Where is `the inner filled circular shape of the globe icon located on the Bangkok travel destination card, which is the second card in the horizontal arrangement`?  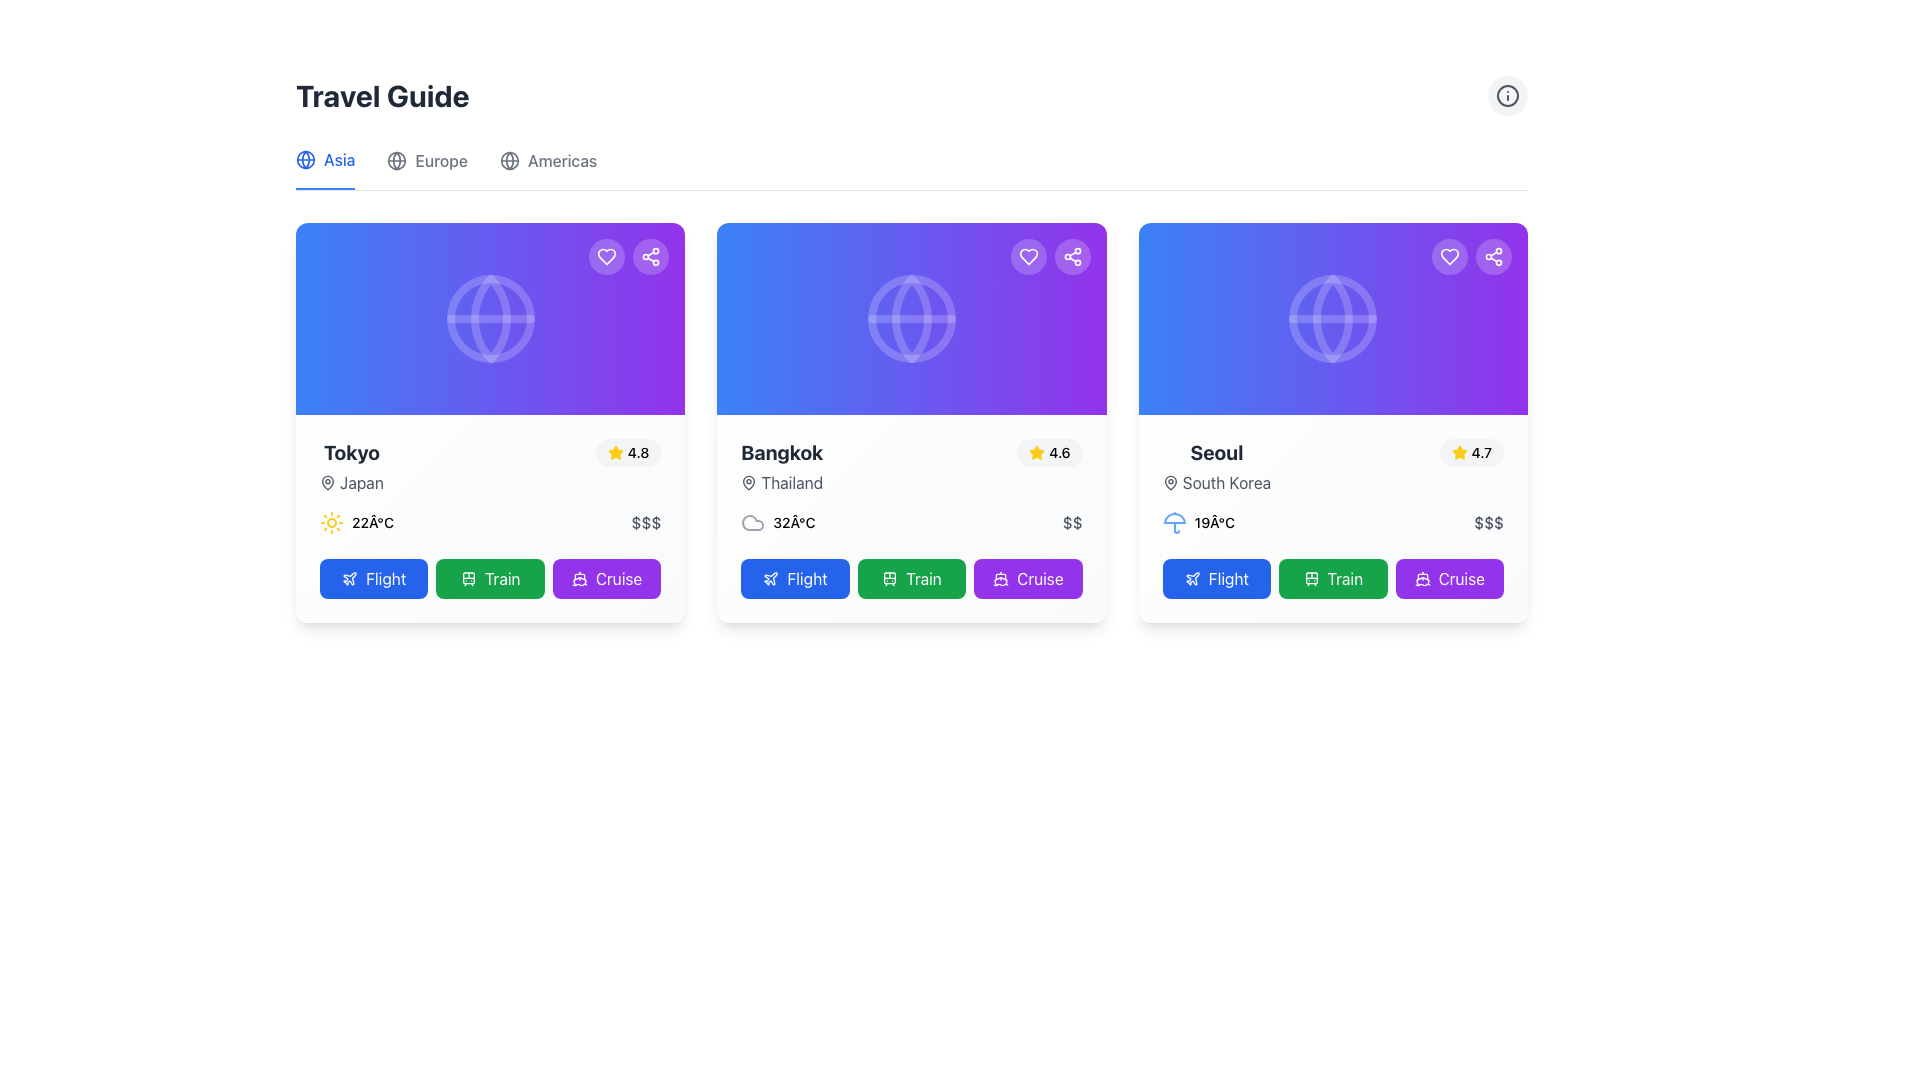 the inner filled circular shape of the globe icon located on the Bangkok travel destination card, which is the second card in the horizontal arrangement is located at coordinates (911, 318).